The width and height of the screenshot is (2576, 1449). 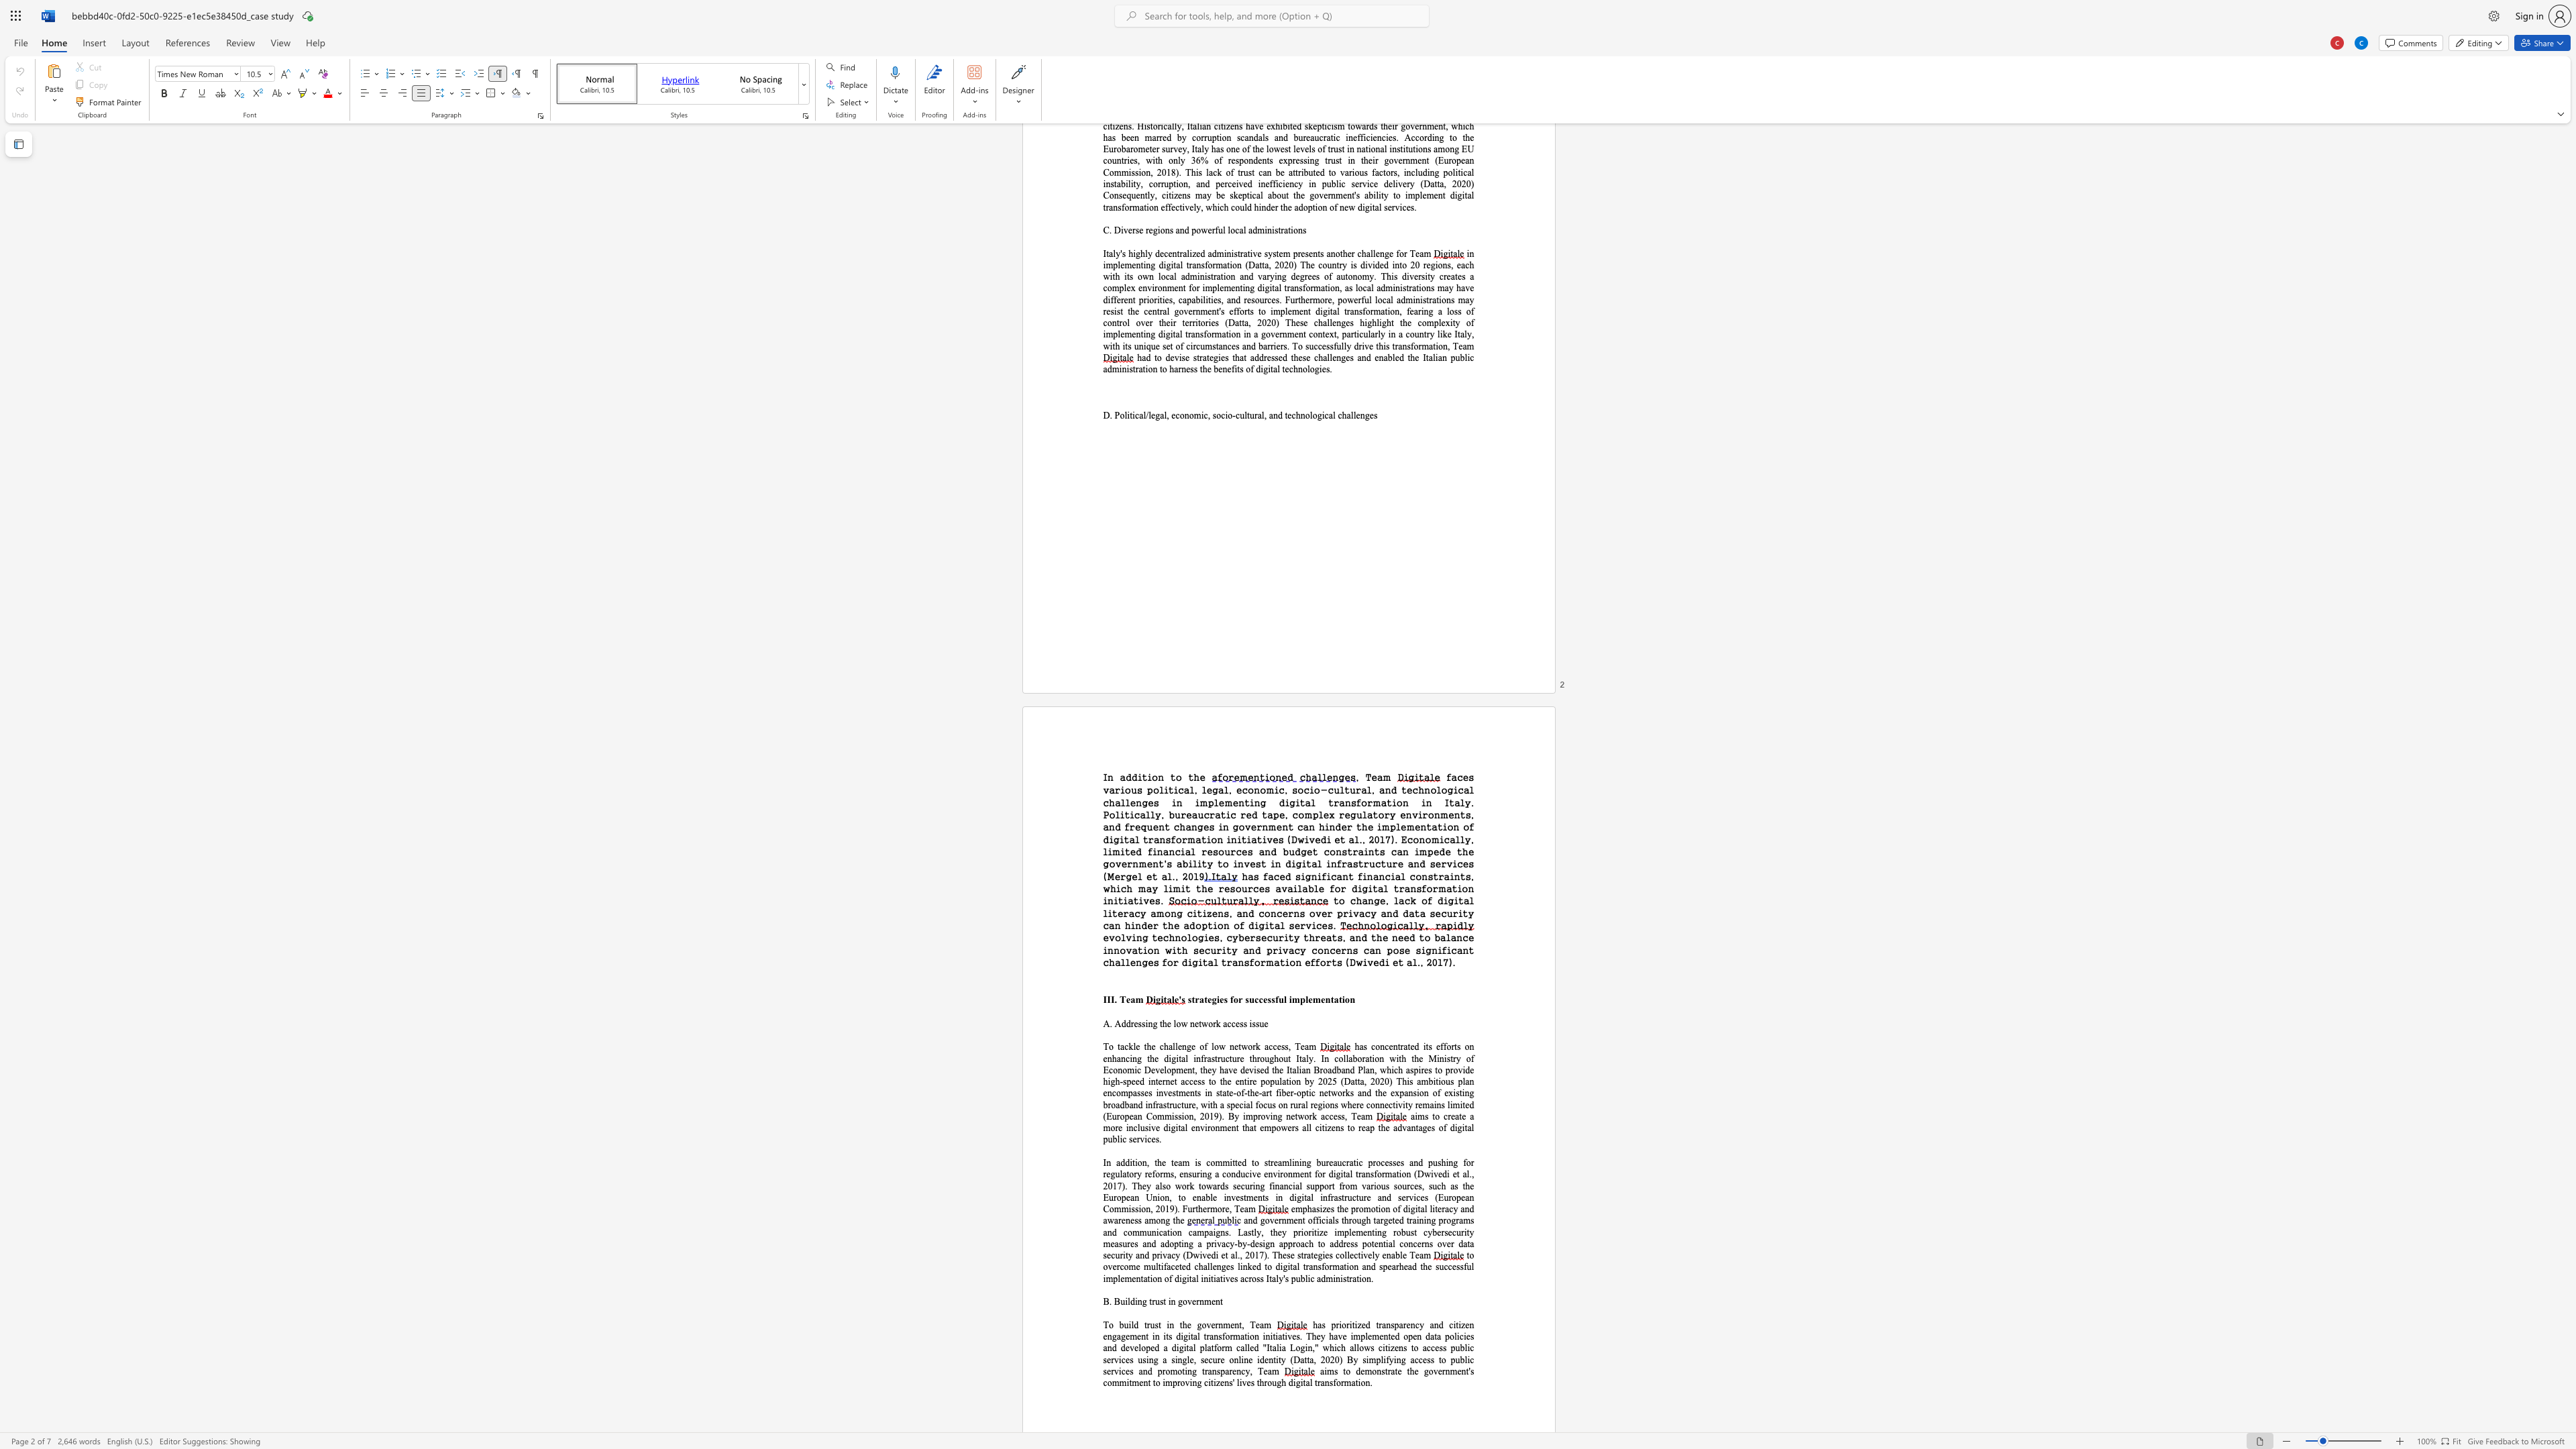 What do you see at coordinates (1388, 1174) in the screenshot?
I see `the 7th character "m" in the text` at bounding box center [1388, 1174].